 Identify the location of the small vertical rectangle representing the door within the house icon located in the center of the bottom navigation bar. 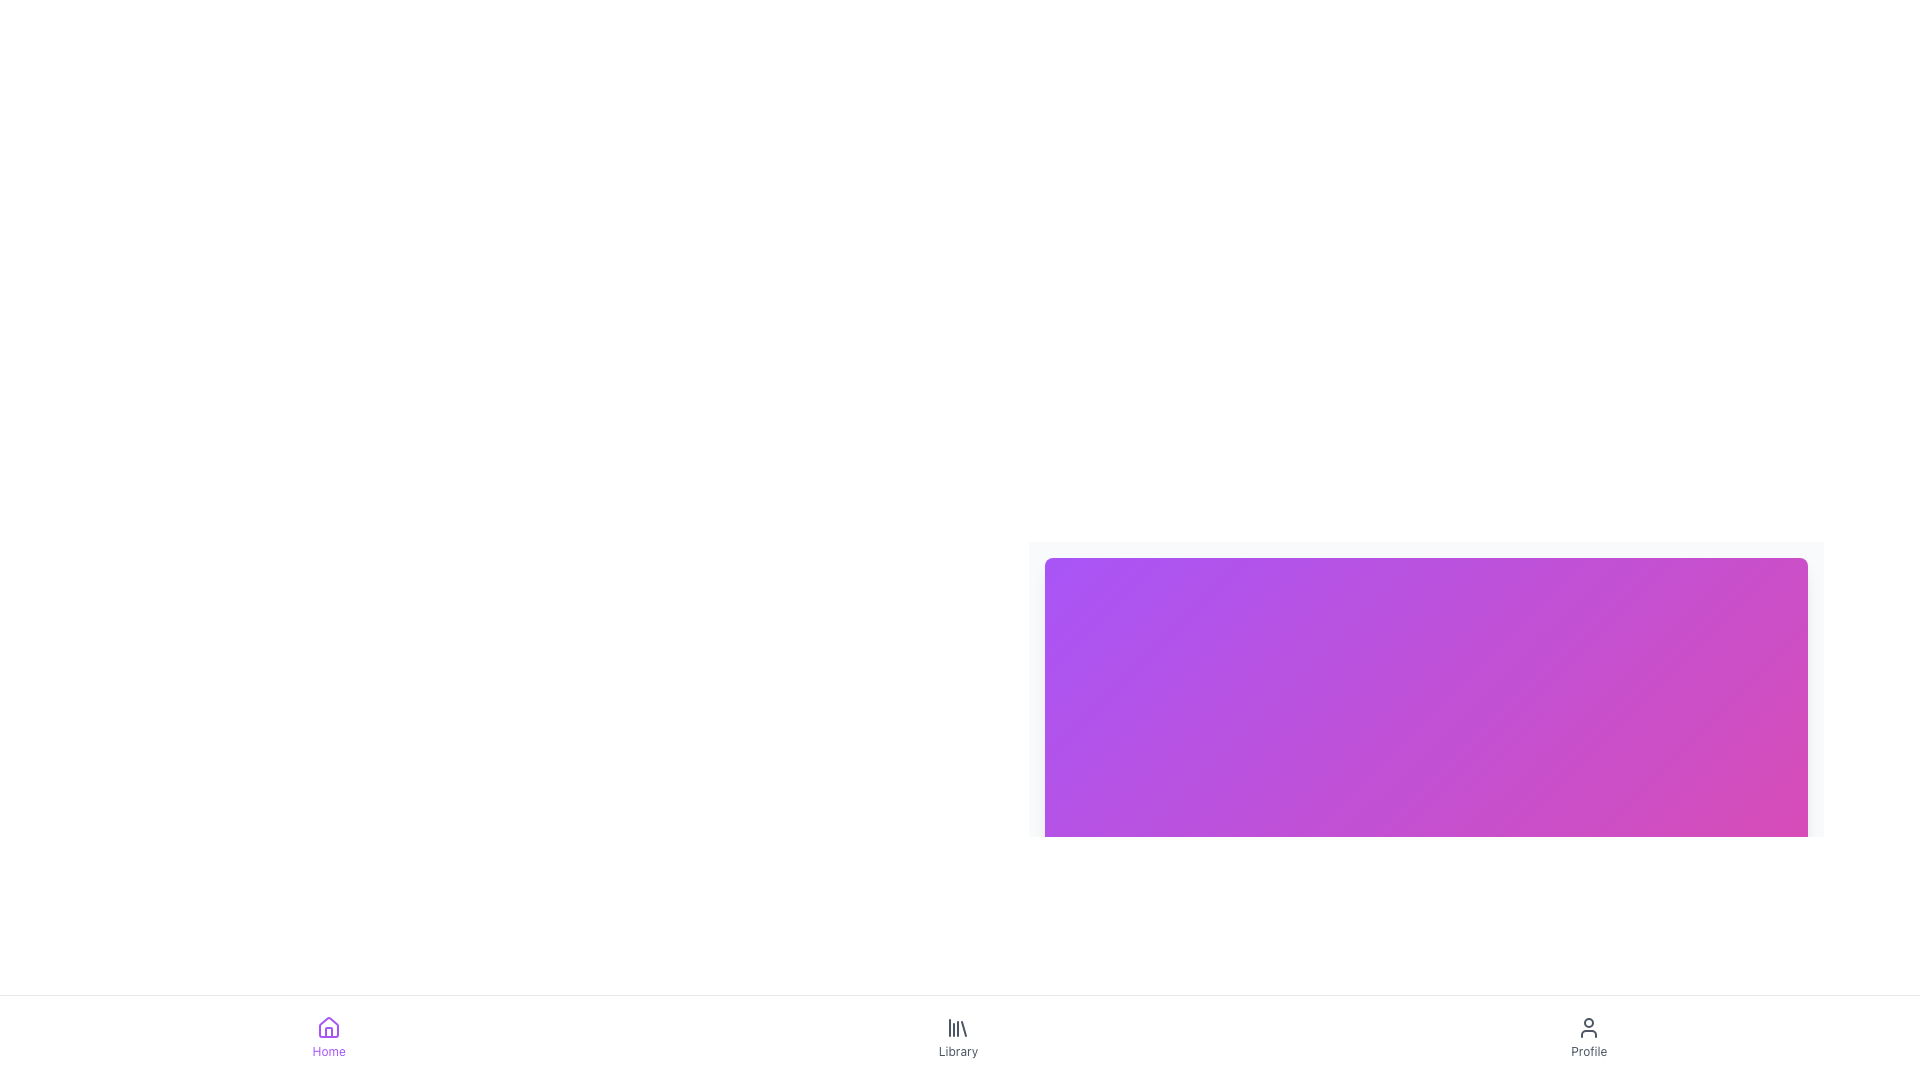
(329, 1032).